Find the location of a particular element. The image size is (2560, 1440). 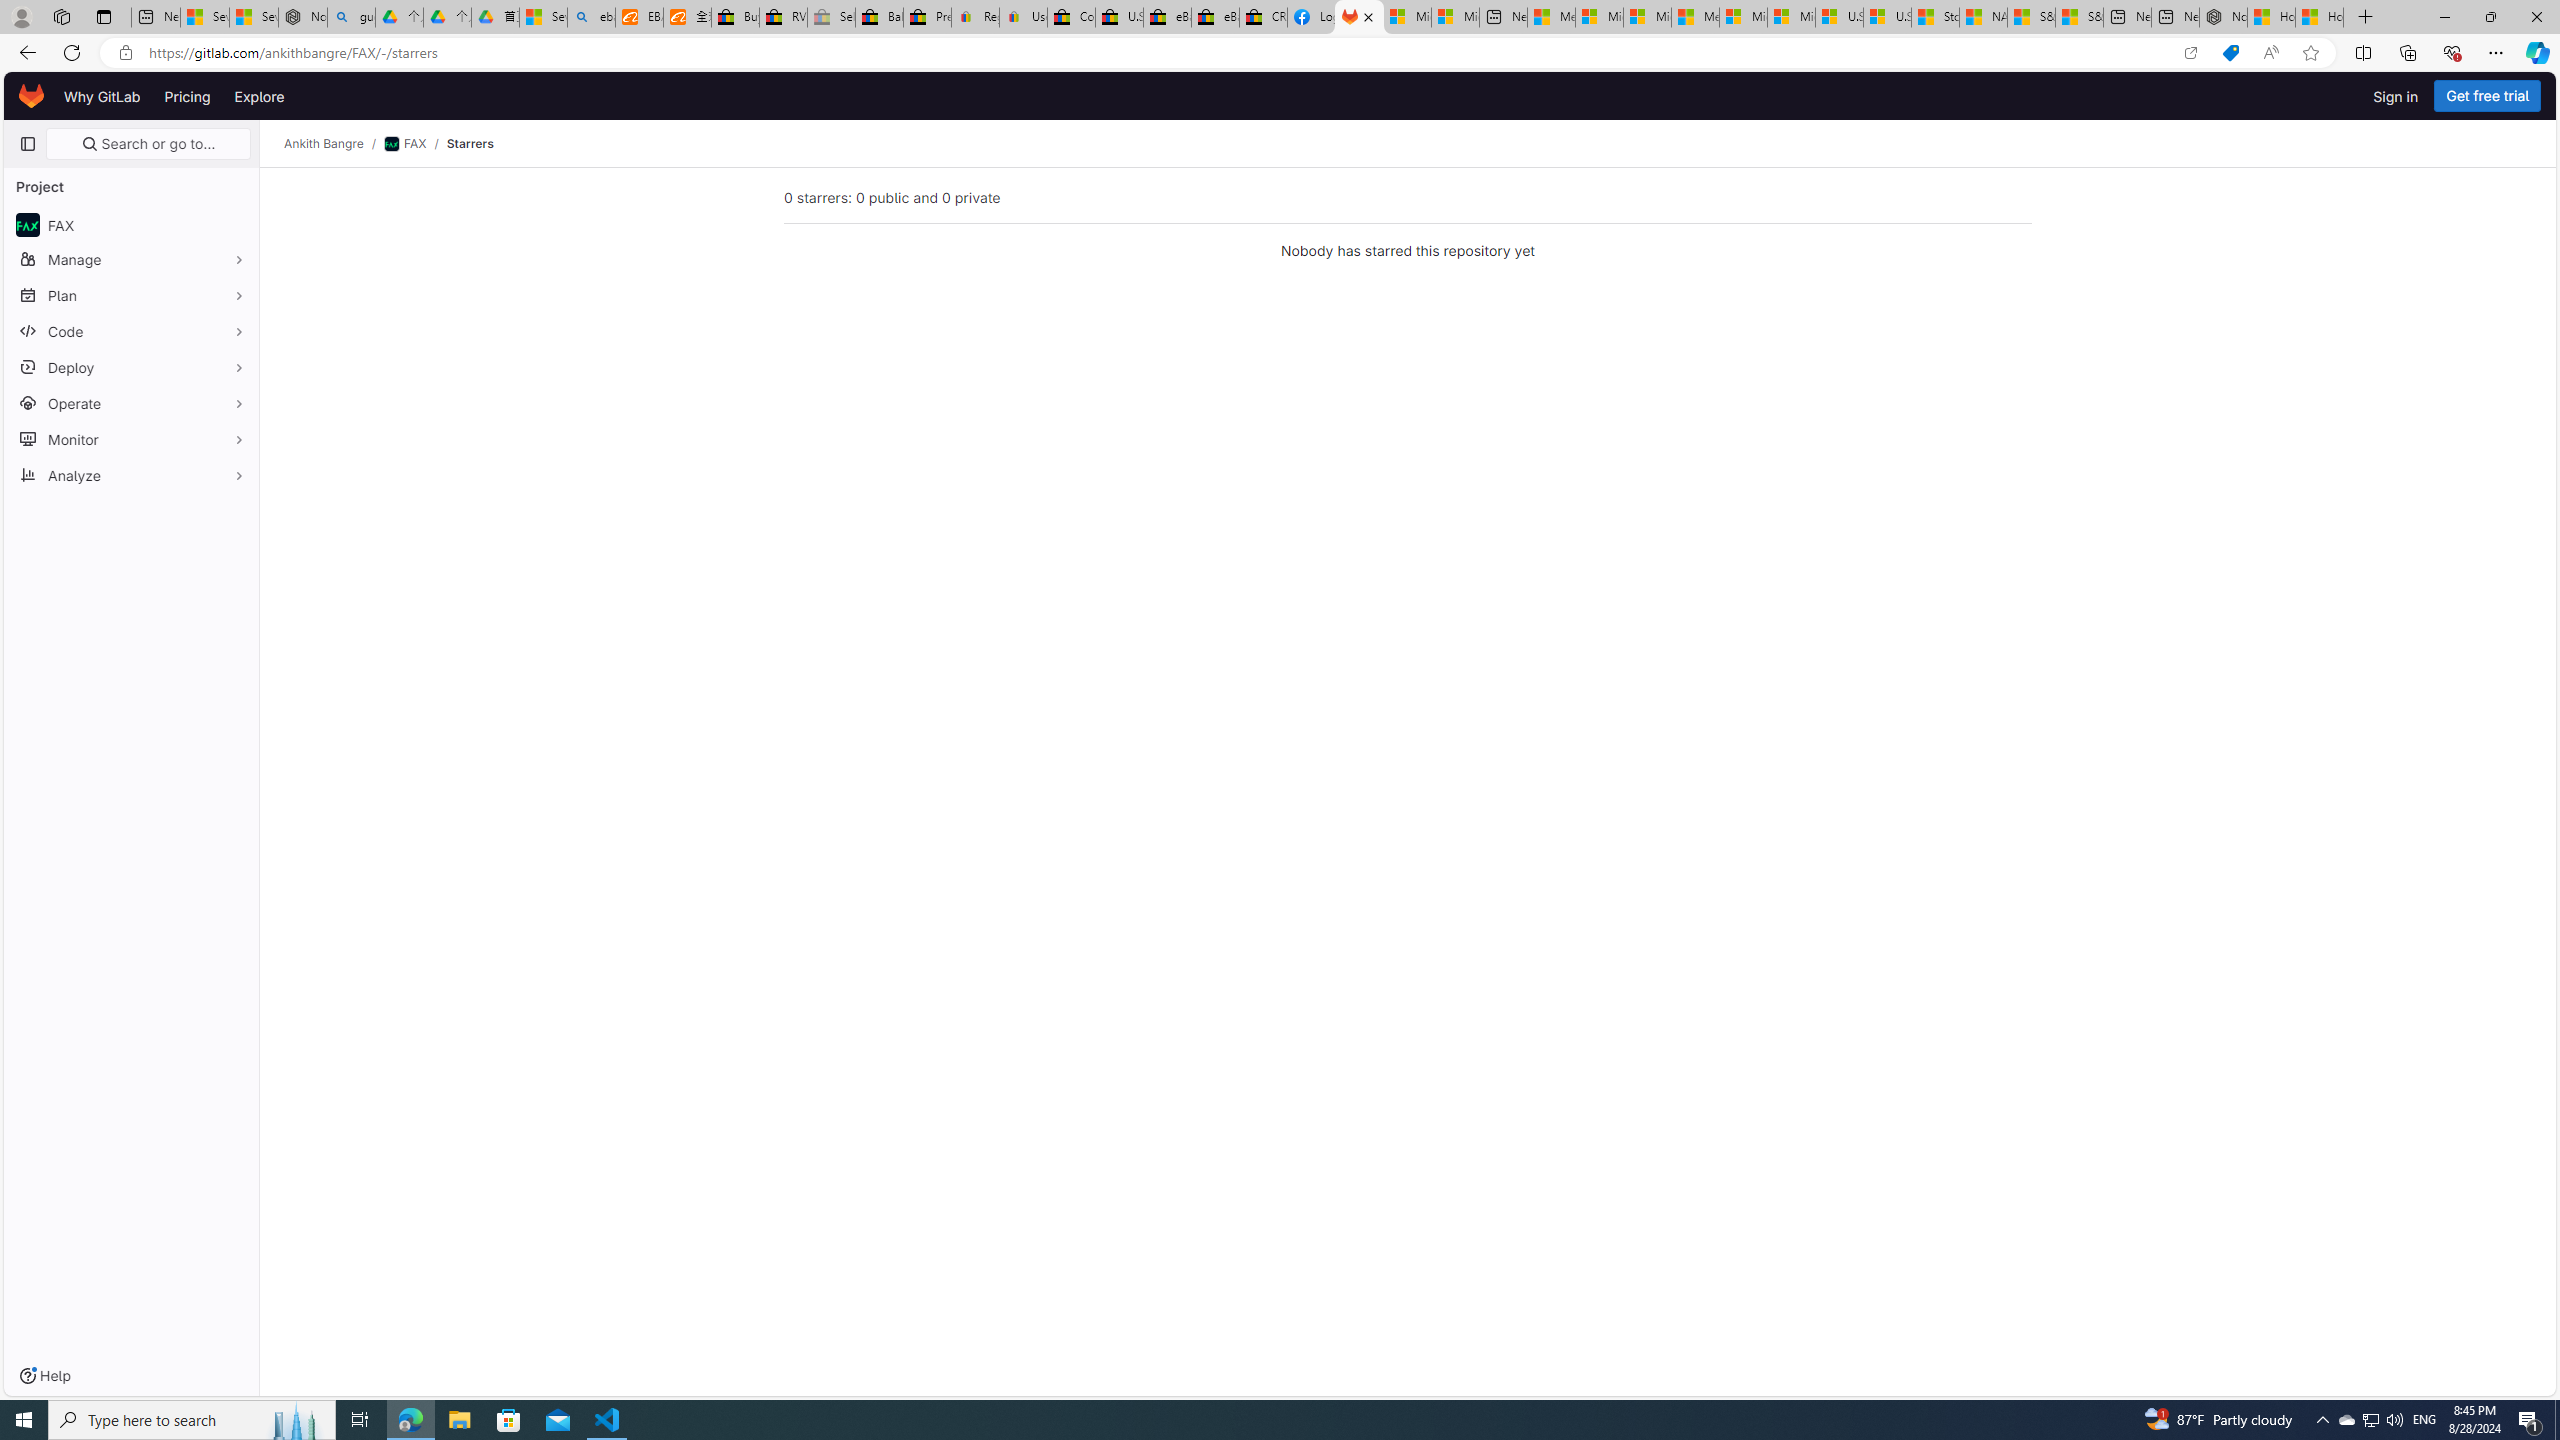

'Explore' is located at coordinates (257, 95).